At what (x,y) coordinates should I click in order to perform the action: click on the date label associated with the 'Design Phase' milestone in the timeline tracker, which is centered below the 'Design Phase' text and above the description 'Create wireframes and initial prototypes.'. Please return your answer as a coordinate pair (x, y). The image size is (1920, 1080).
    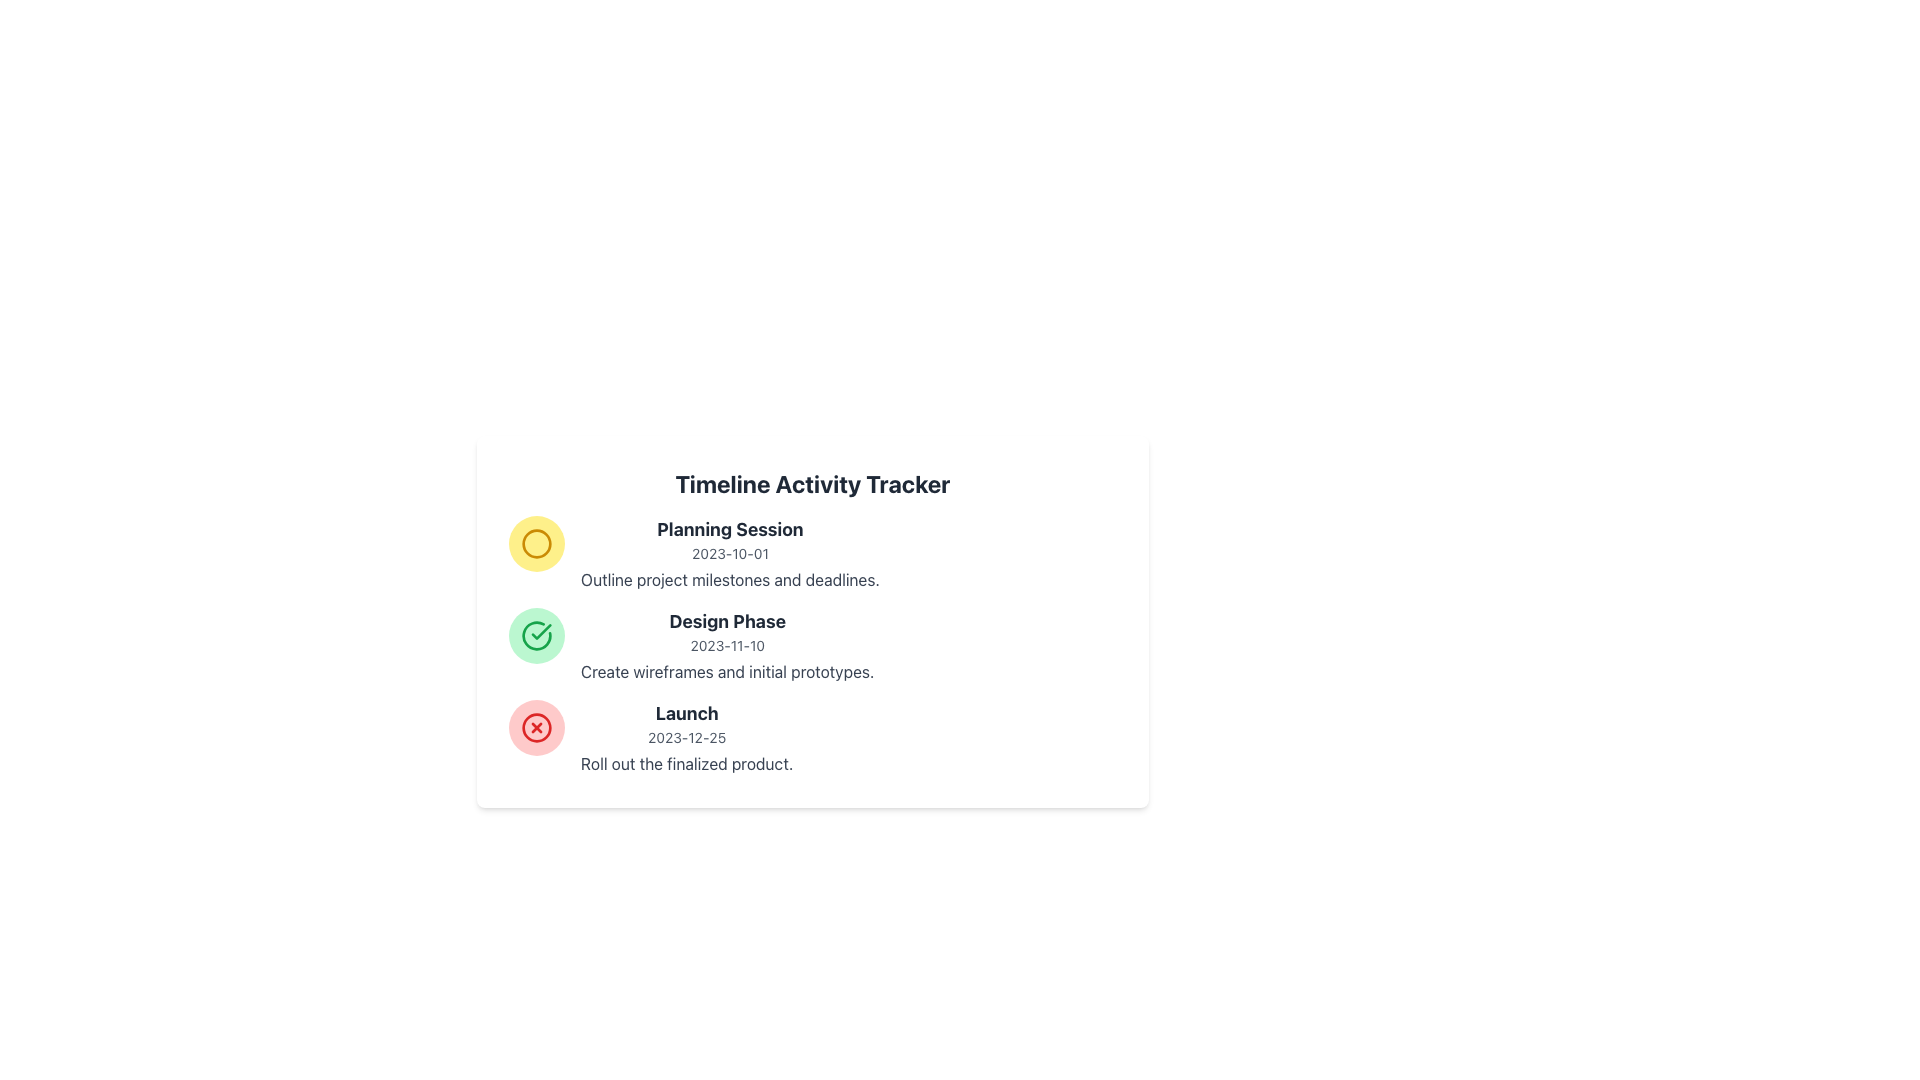
    Looking at the image, I should click on (726, 645).